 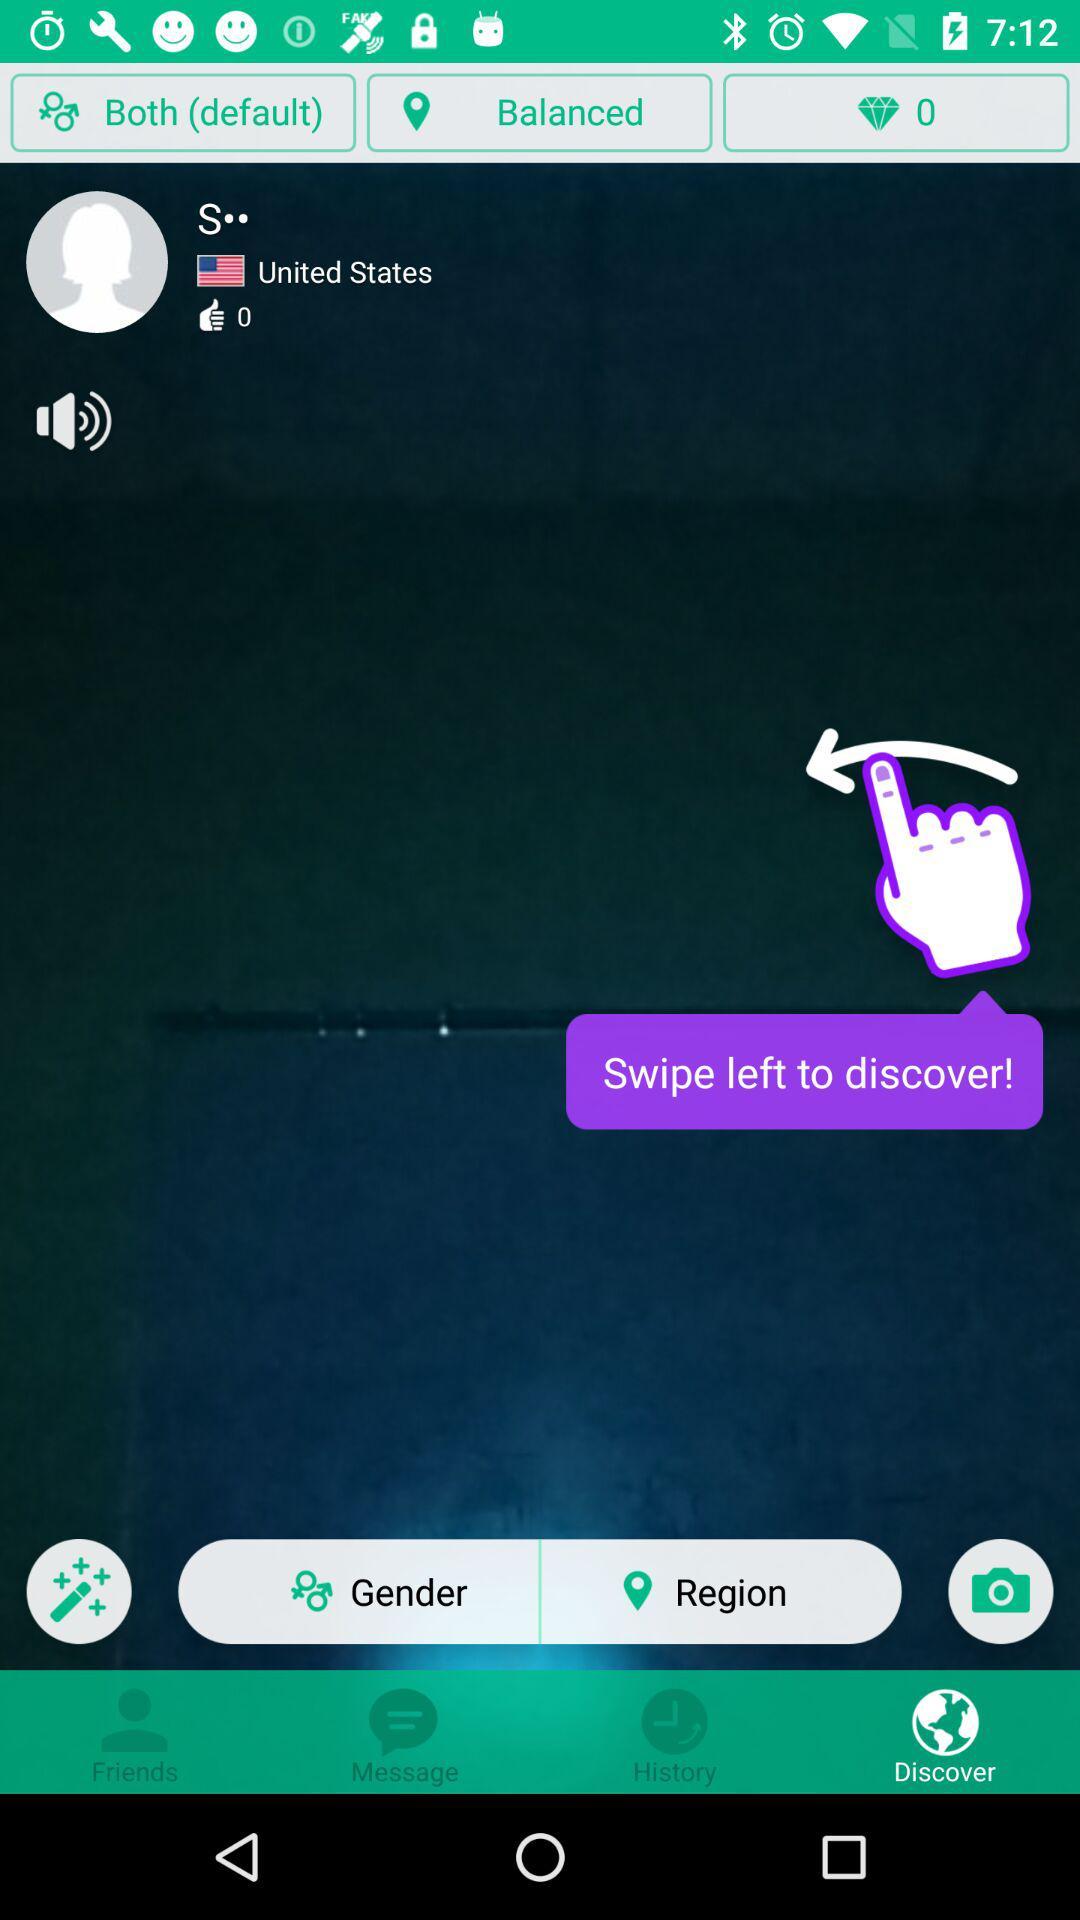 I want to click on the item below the swipe left to item, so click(x=1000, y=1604).